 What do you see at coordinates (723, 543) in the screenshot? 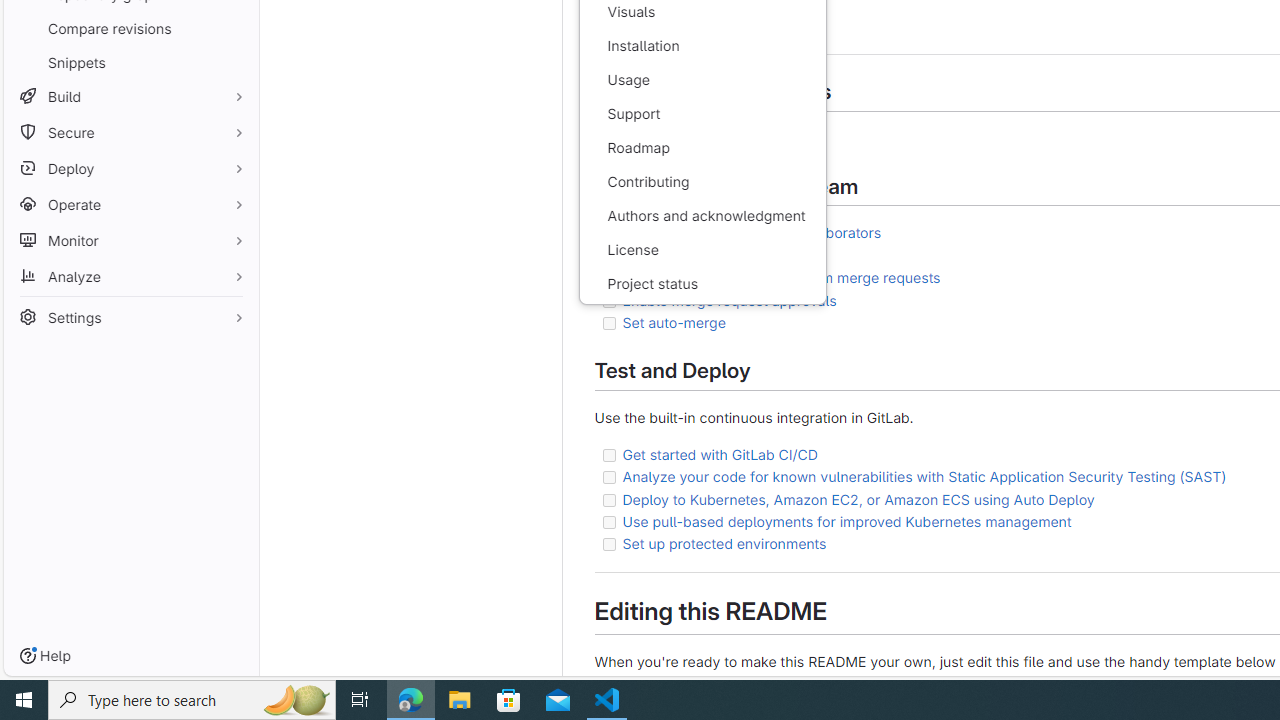
I see `'Set up protected environments'` at bounding box center [723, 543].